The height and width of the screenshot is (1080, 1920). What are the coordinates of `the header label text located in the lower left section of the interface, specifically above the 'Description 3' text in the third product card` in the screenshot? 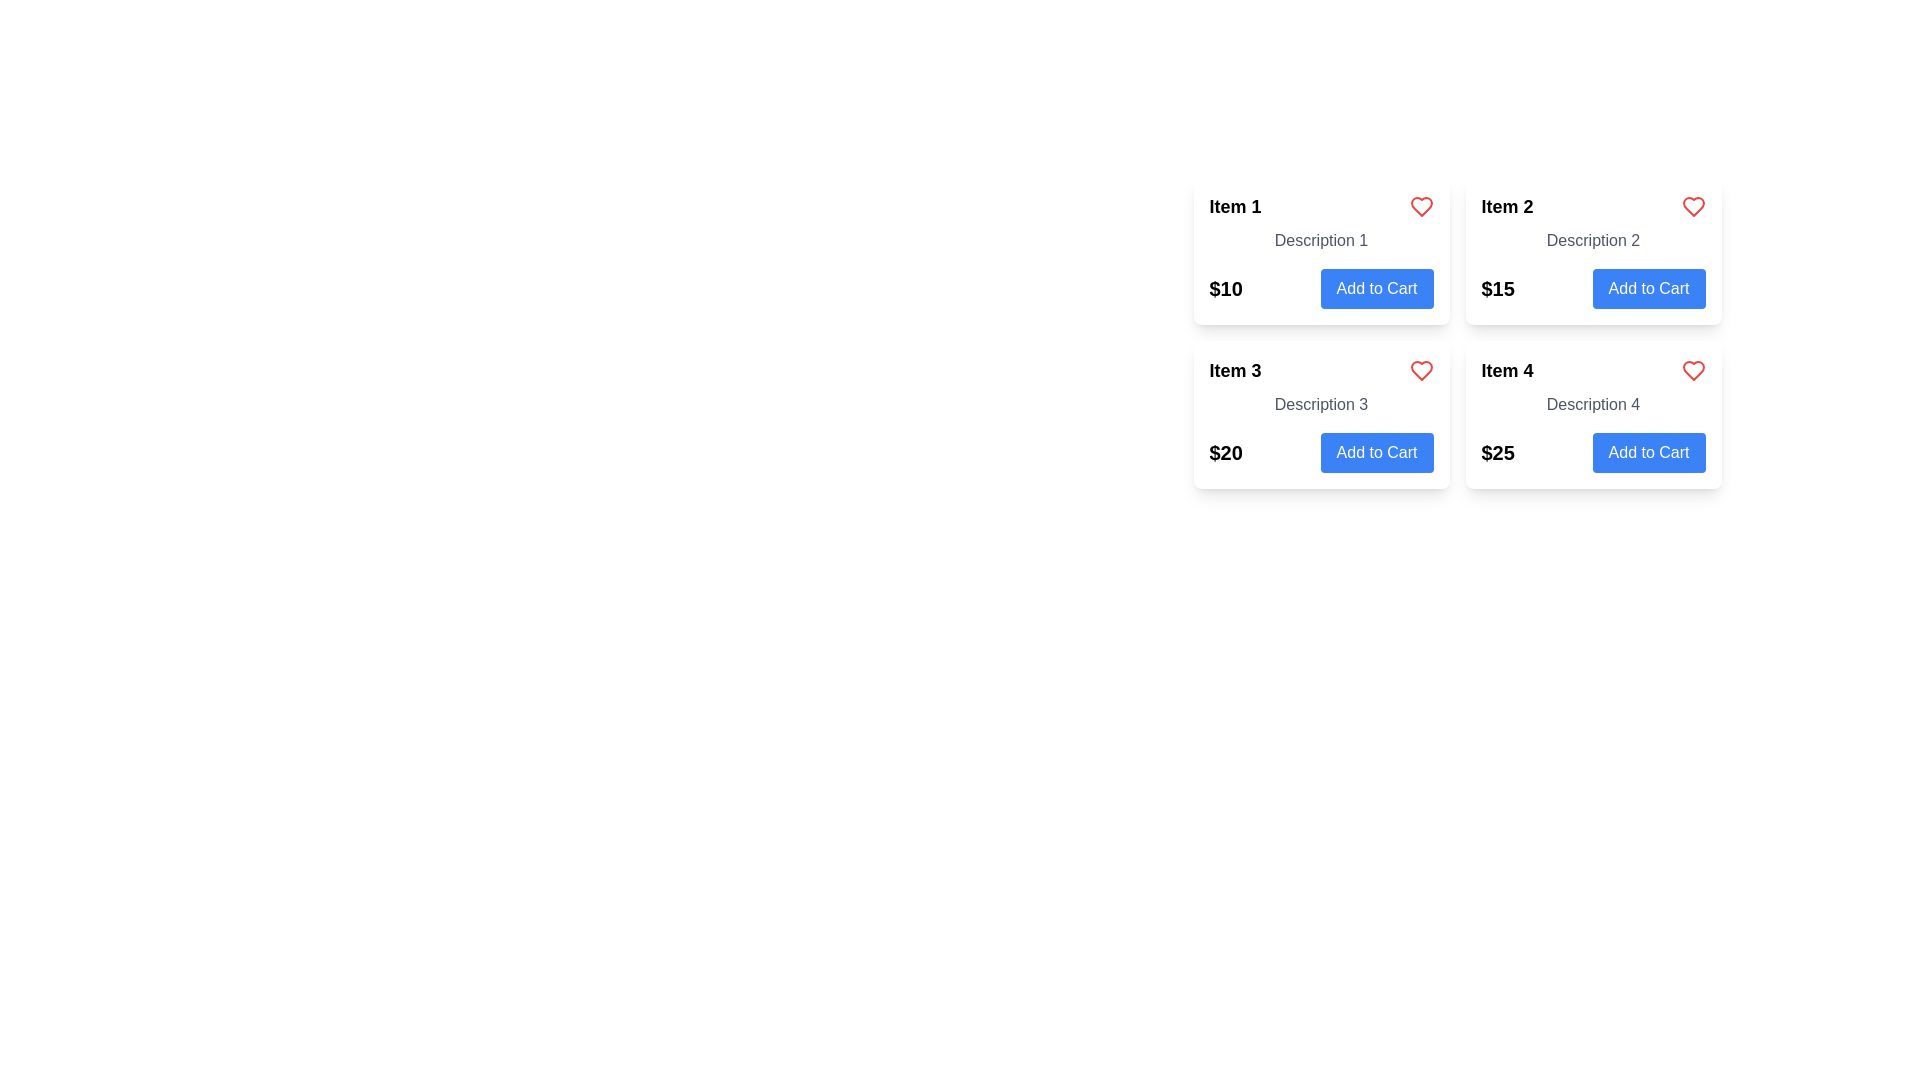 It's located at (1234, 370).